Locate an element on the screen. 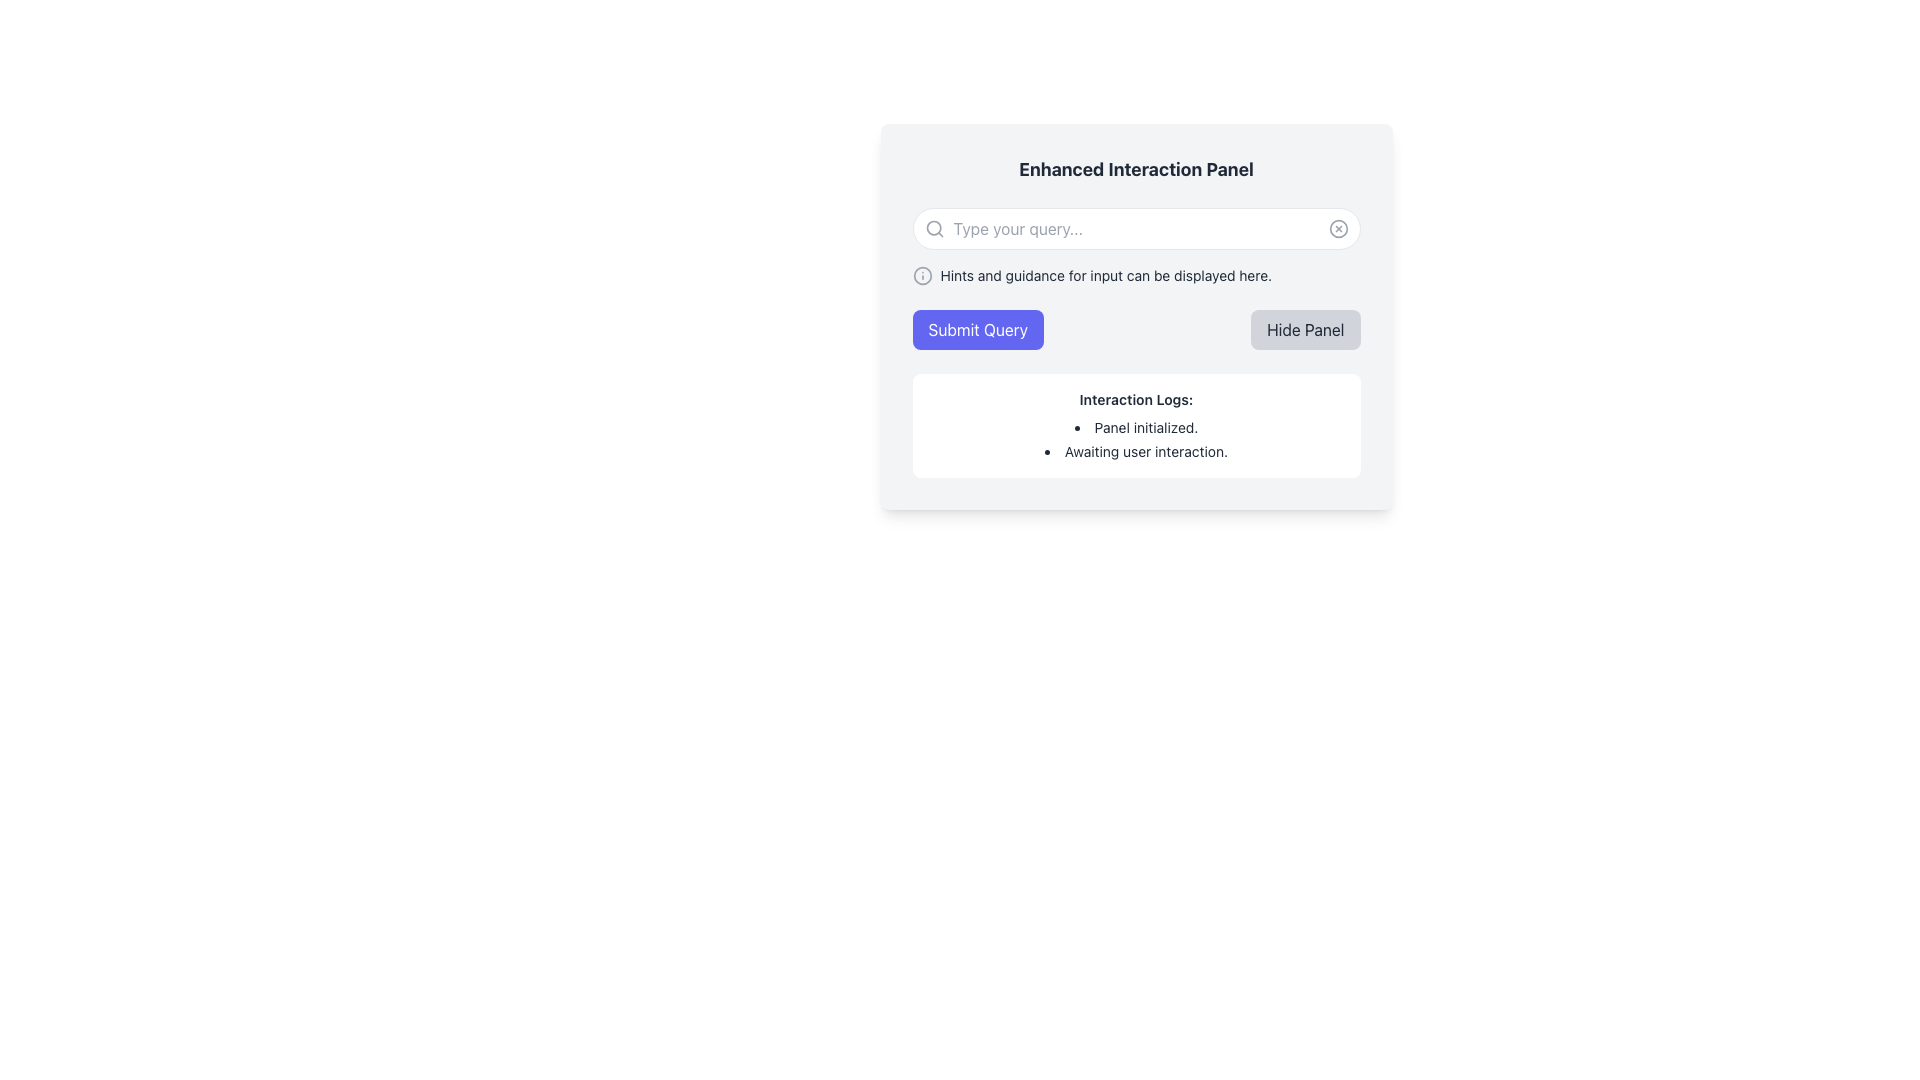 Image resolution: width=1920 pixels, height=1080 pixels. the 'Hide Panel' button, which is a rectangular button with rounded edges, located to the right of the 'Submit Query' button in the top section of the interface is located at coordinates (1305, 329).